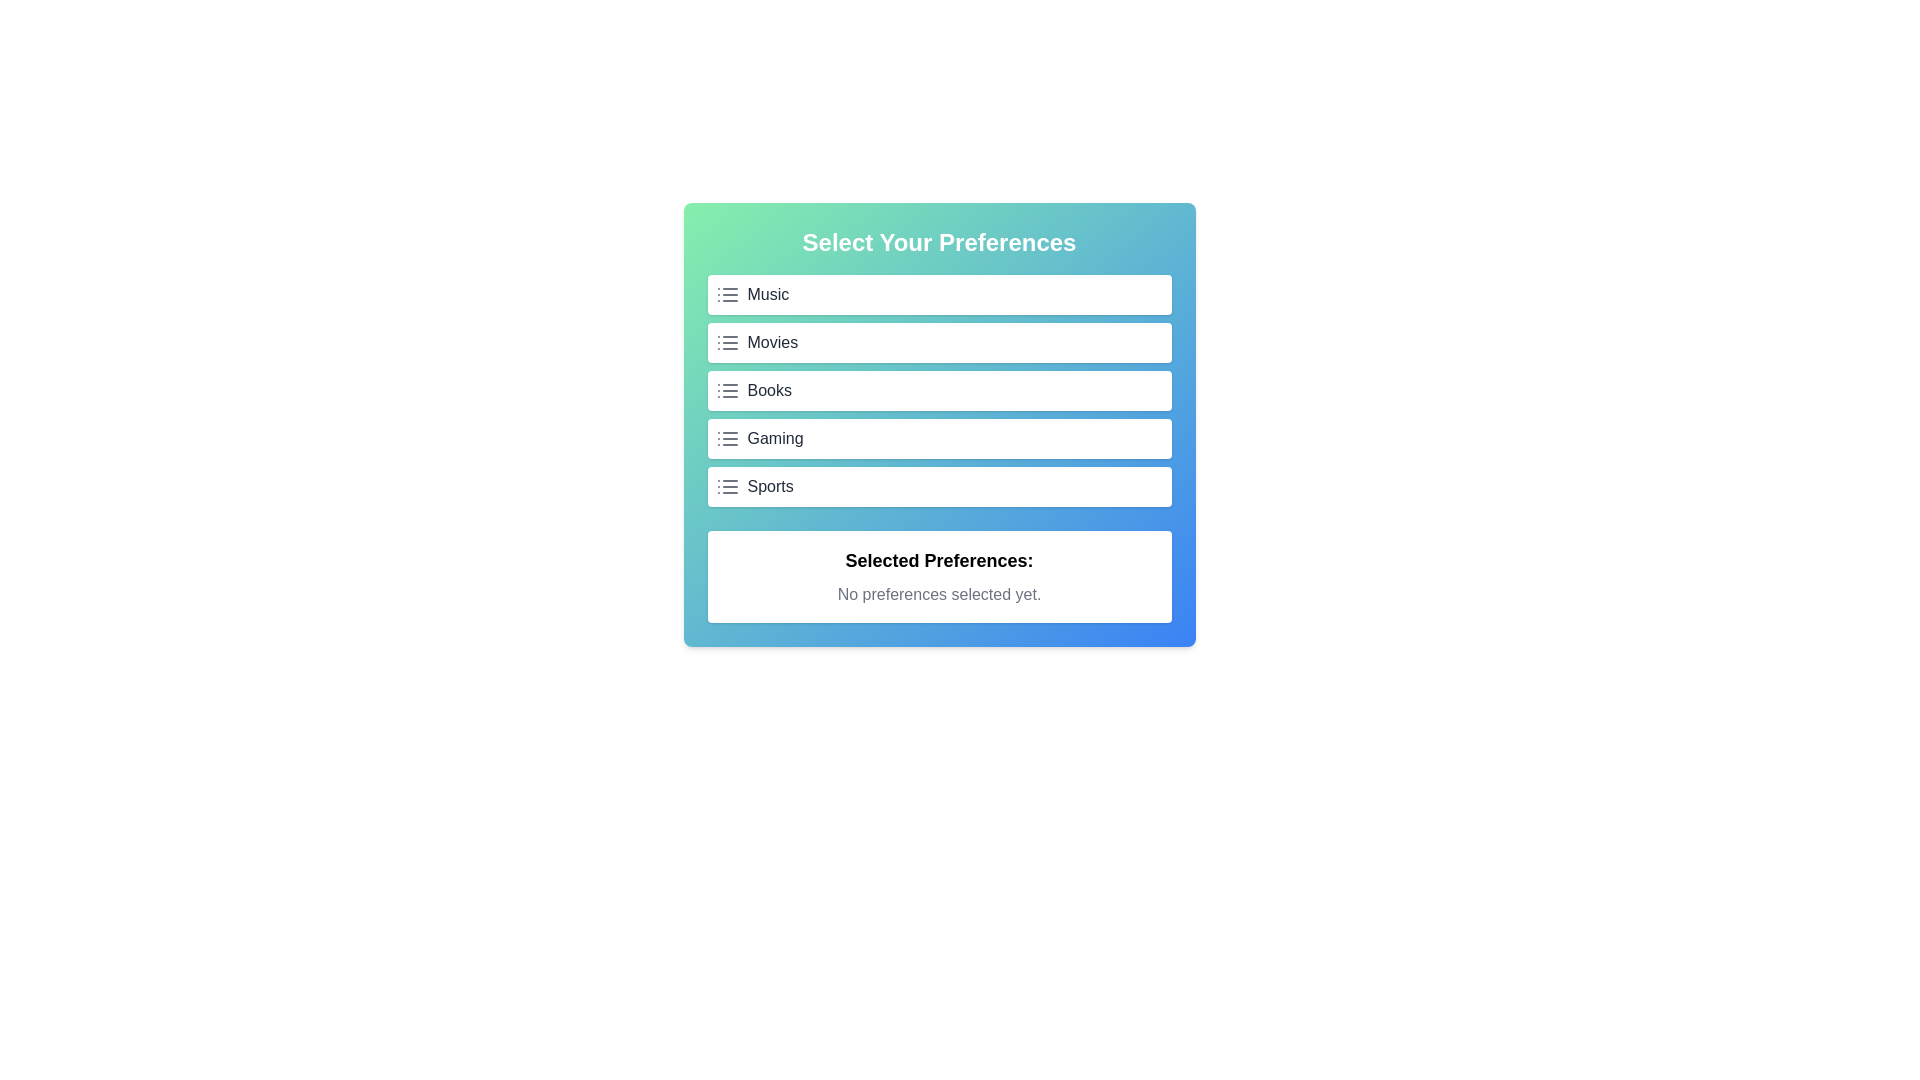  What do you see at coordinates (938, 577) in the screenshot?
I see `the Text Display Panel displaying 'Selected Preferences:' and 'No preferences selected yet.' with a white background and rounded corners` at bounding box center [938, 577].